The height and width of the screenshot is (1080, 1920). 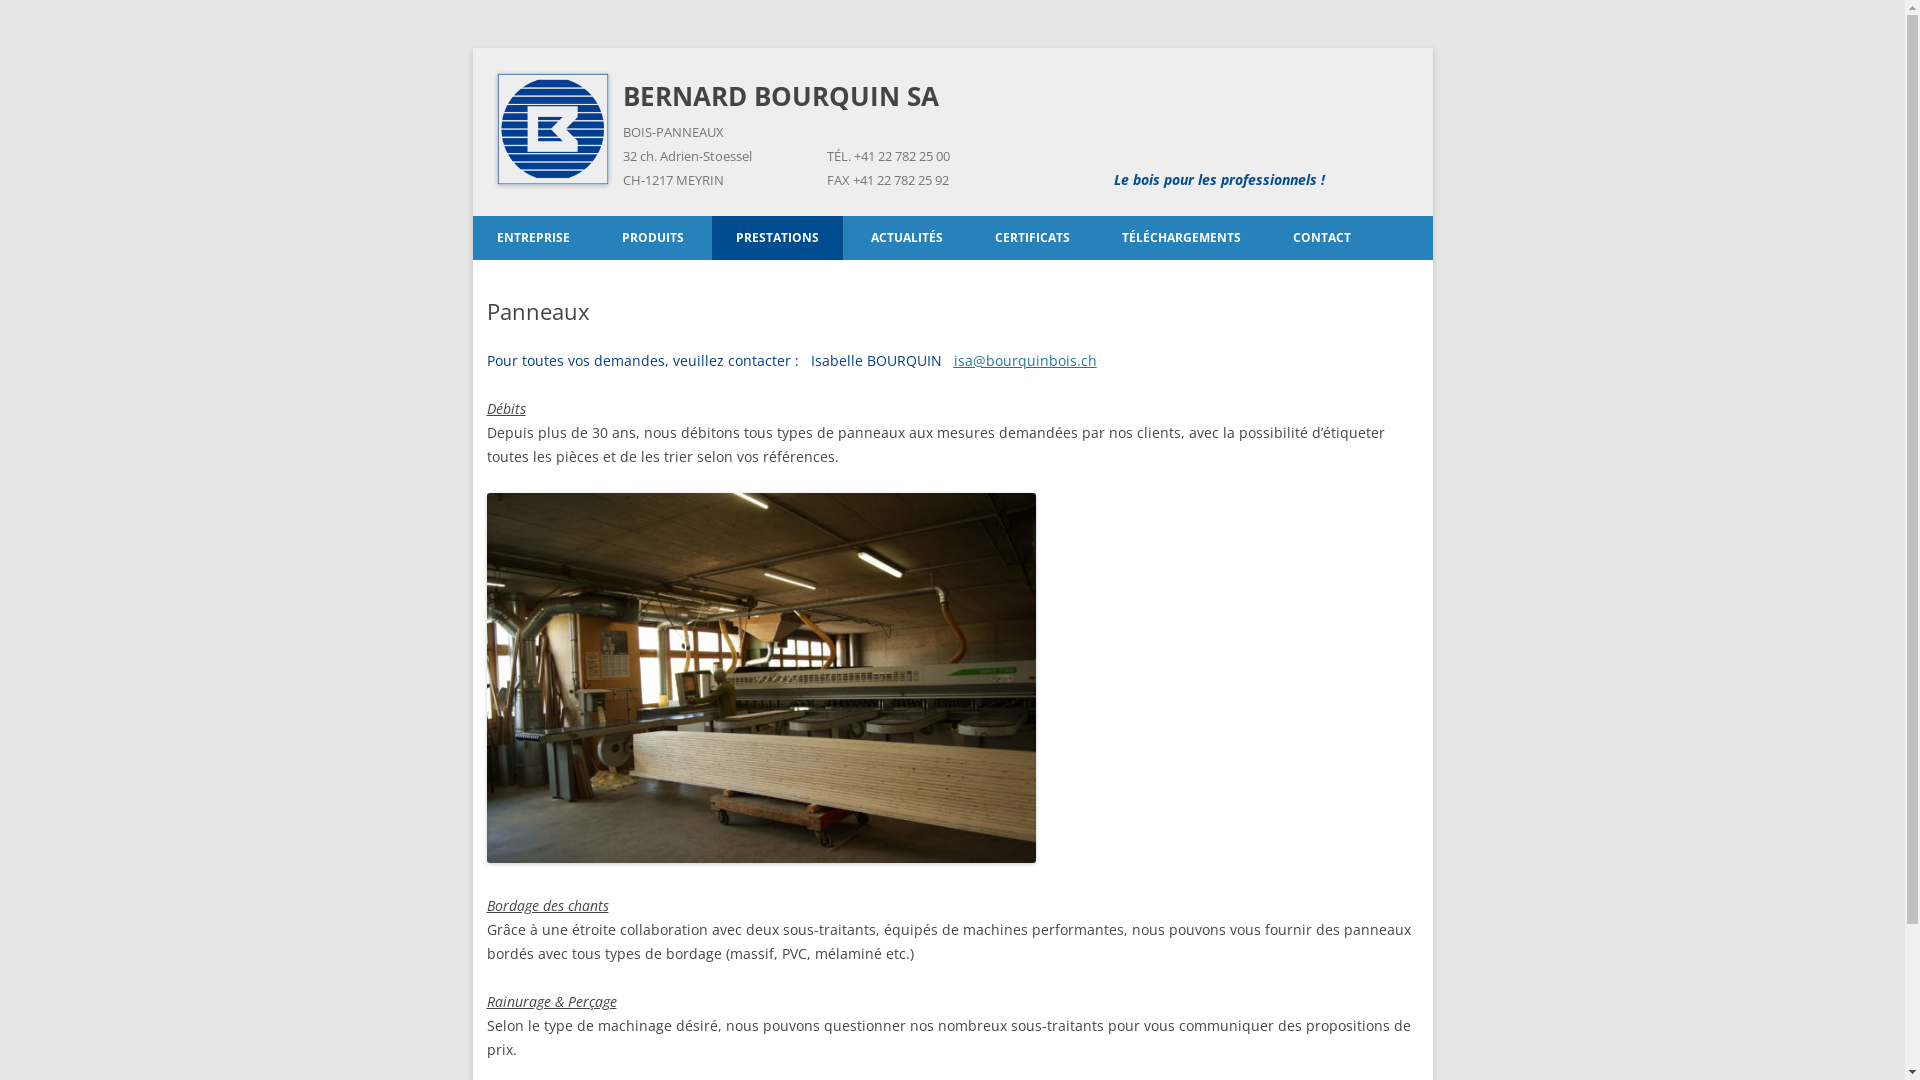 I want to click on 'CERTIFICATS', so click(x=1031, y=237).